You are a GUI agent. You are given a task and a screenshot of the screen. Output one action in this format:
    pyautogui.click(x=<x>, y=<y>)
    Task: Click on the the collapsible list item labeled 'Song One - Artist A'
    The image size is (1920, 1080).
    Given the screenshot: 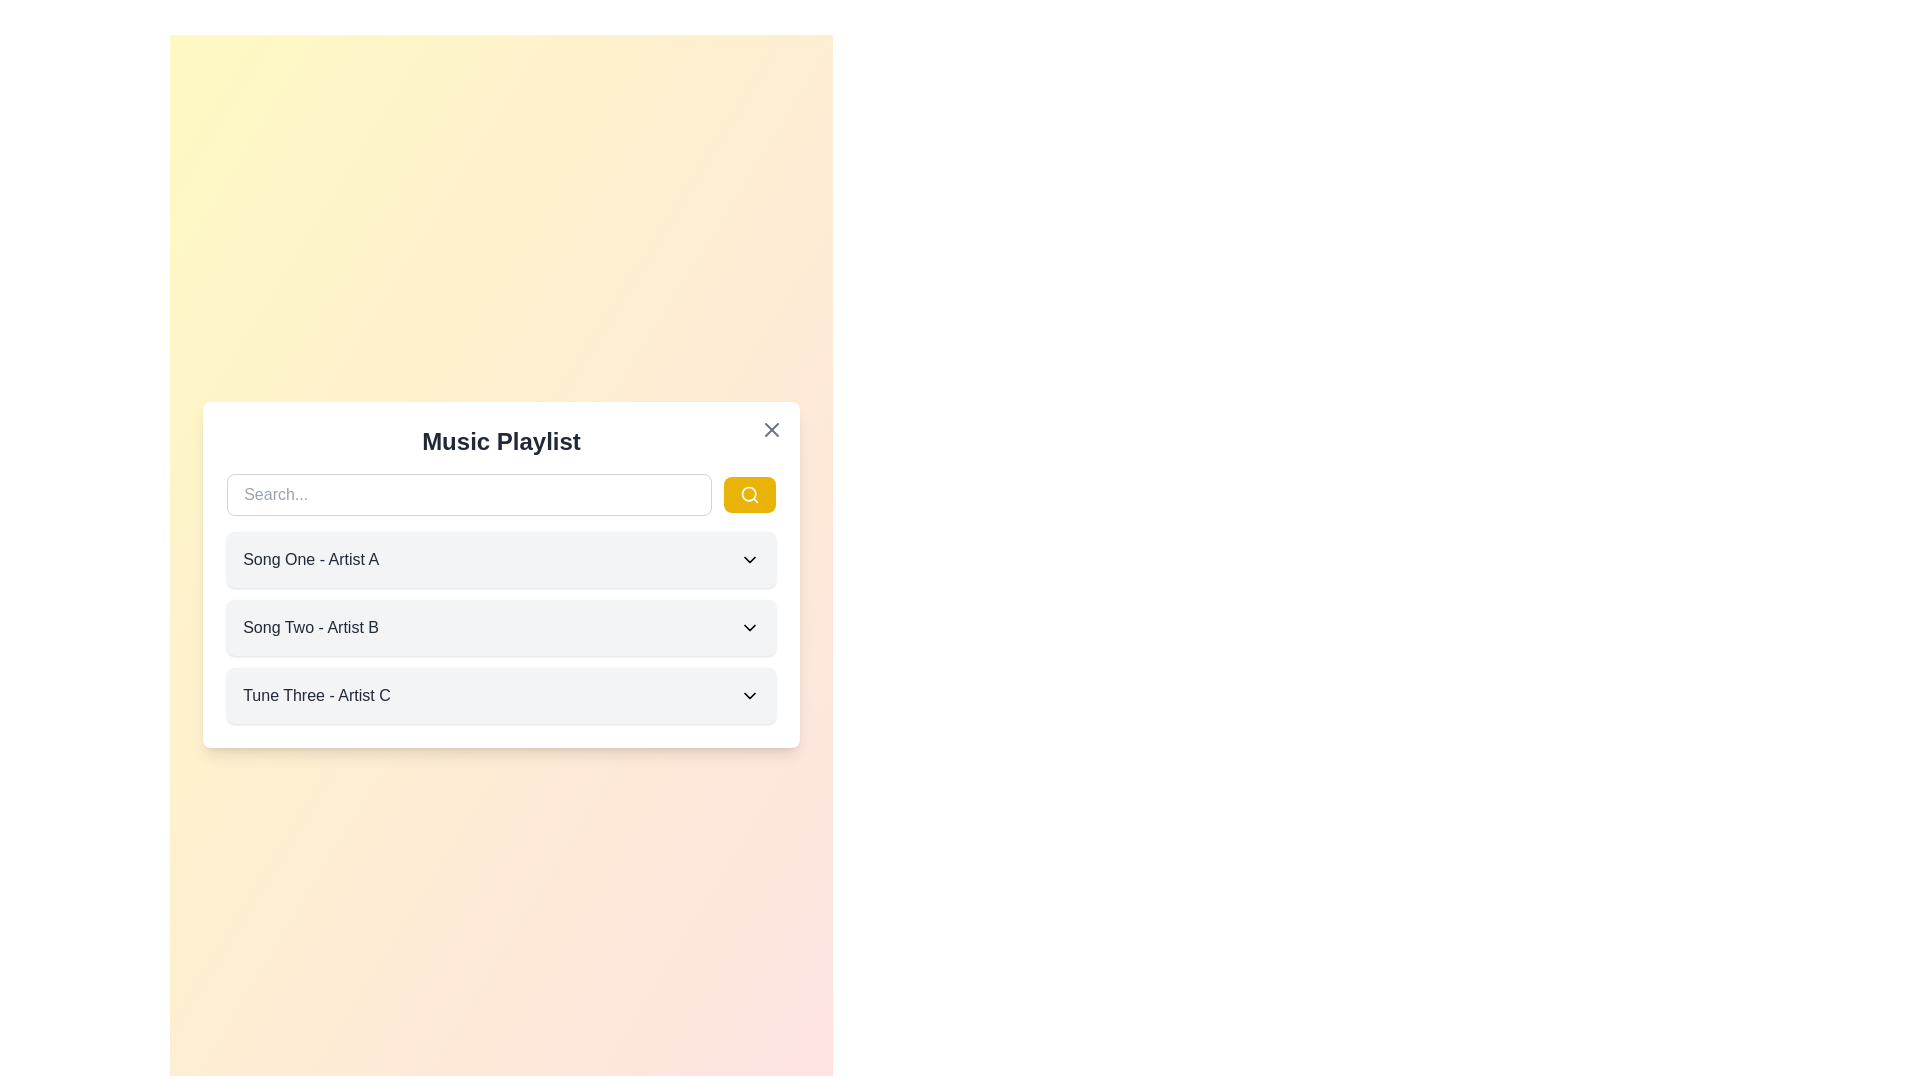 What is the action you would take?
    pyautogui.click(x=501, y=559)
    